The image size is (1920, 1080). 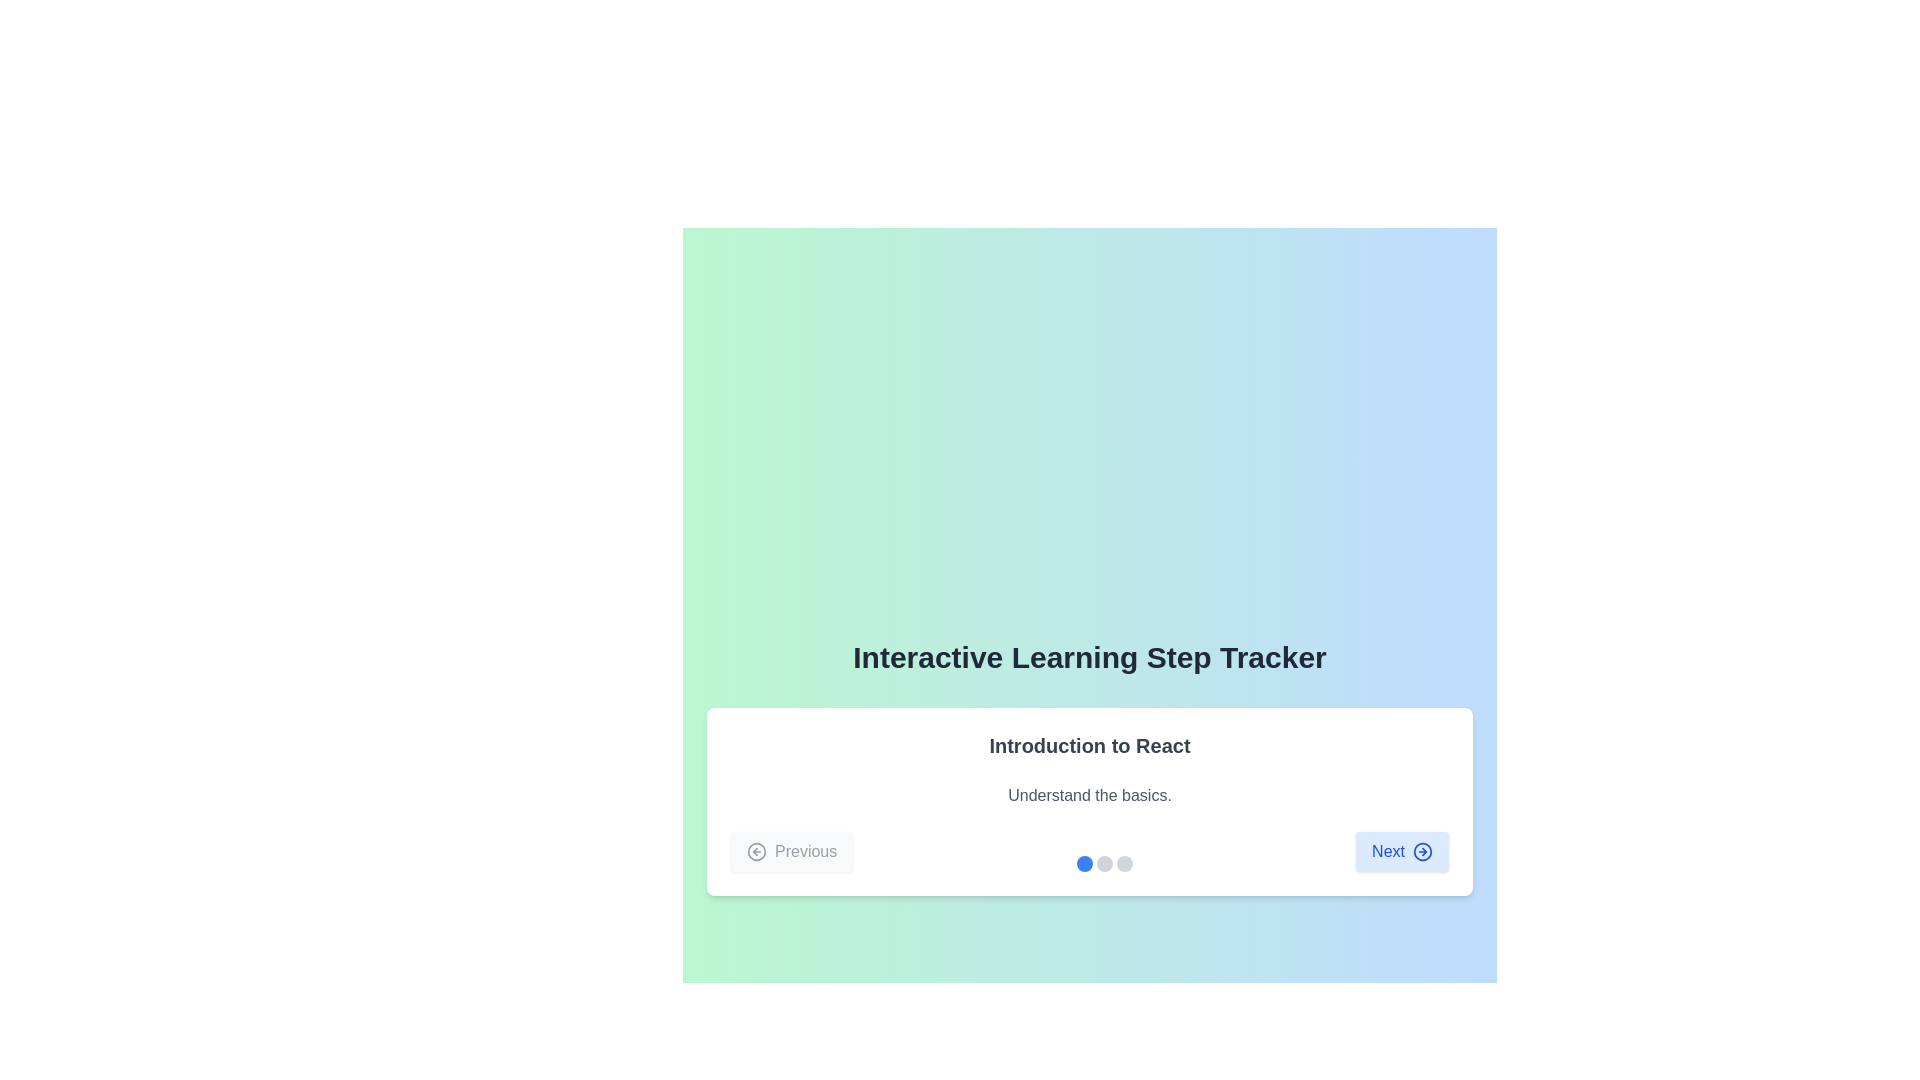 What do you see at coordinates (1421, 852) in the screenshot?
I see `the SVG Circle Component that visually represents the arrow icon within the 'Next' button of the 'Interactive Learning Step Tracker' interface` at bounding box center [1421, 852].